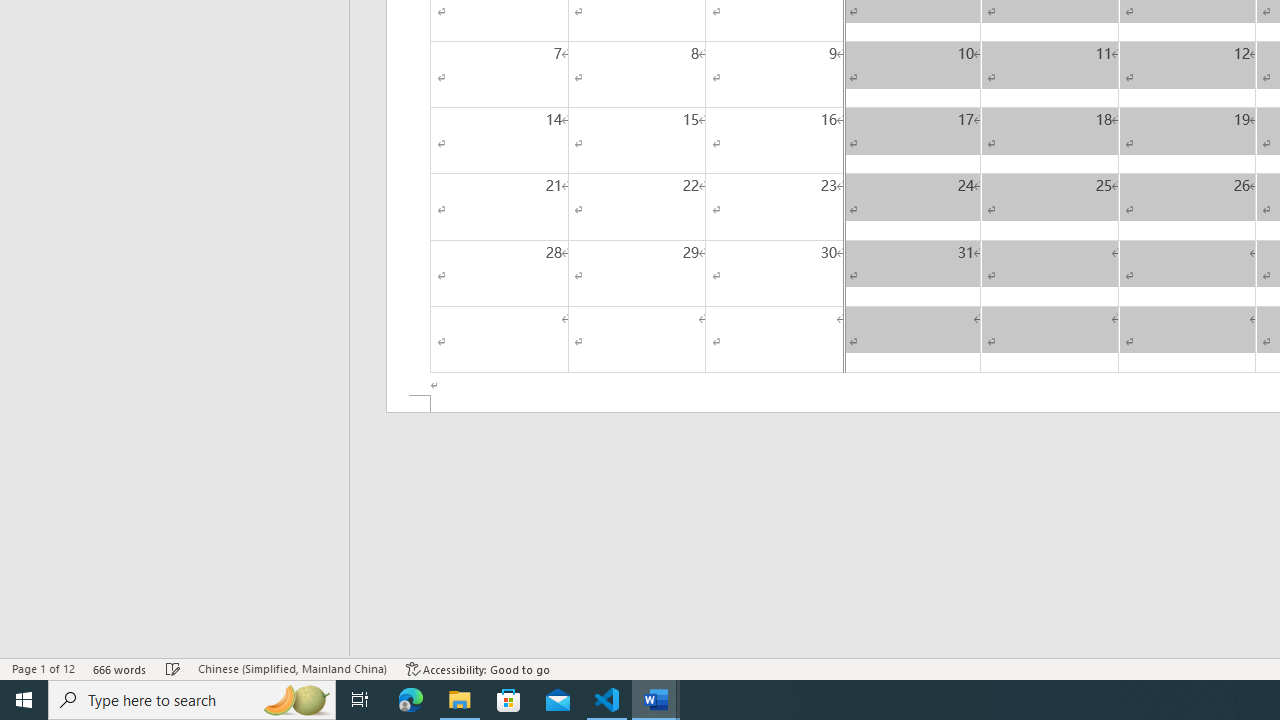 The width and height of the screenshot is (1280, 720). I want to click on 'Page Number Page 1 of 12', so click(43, 669).